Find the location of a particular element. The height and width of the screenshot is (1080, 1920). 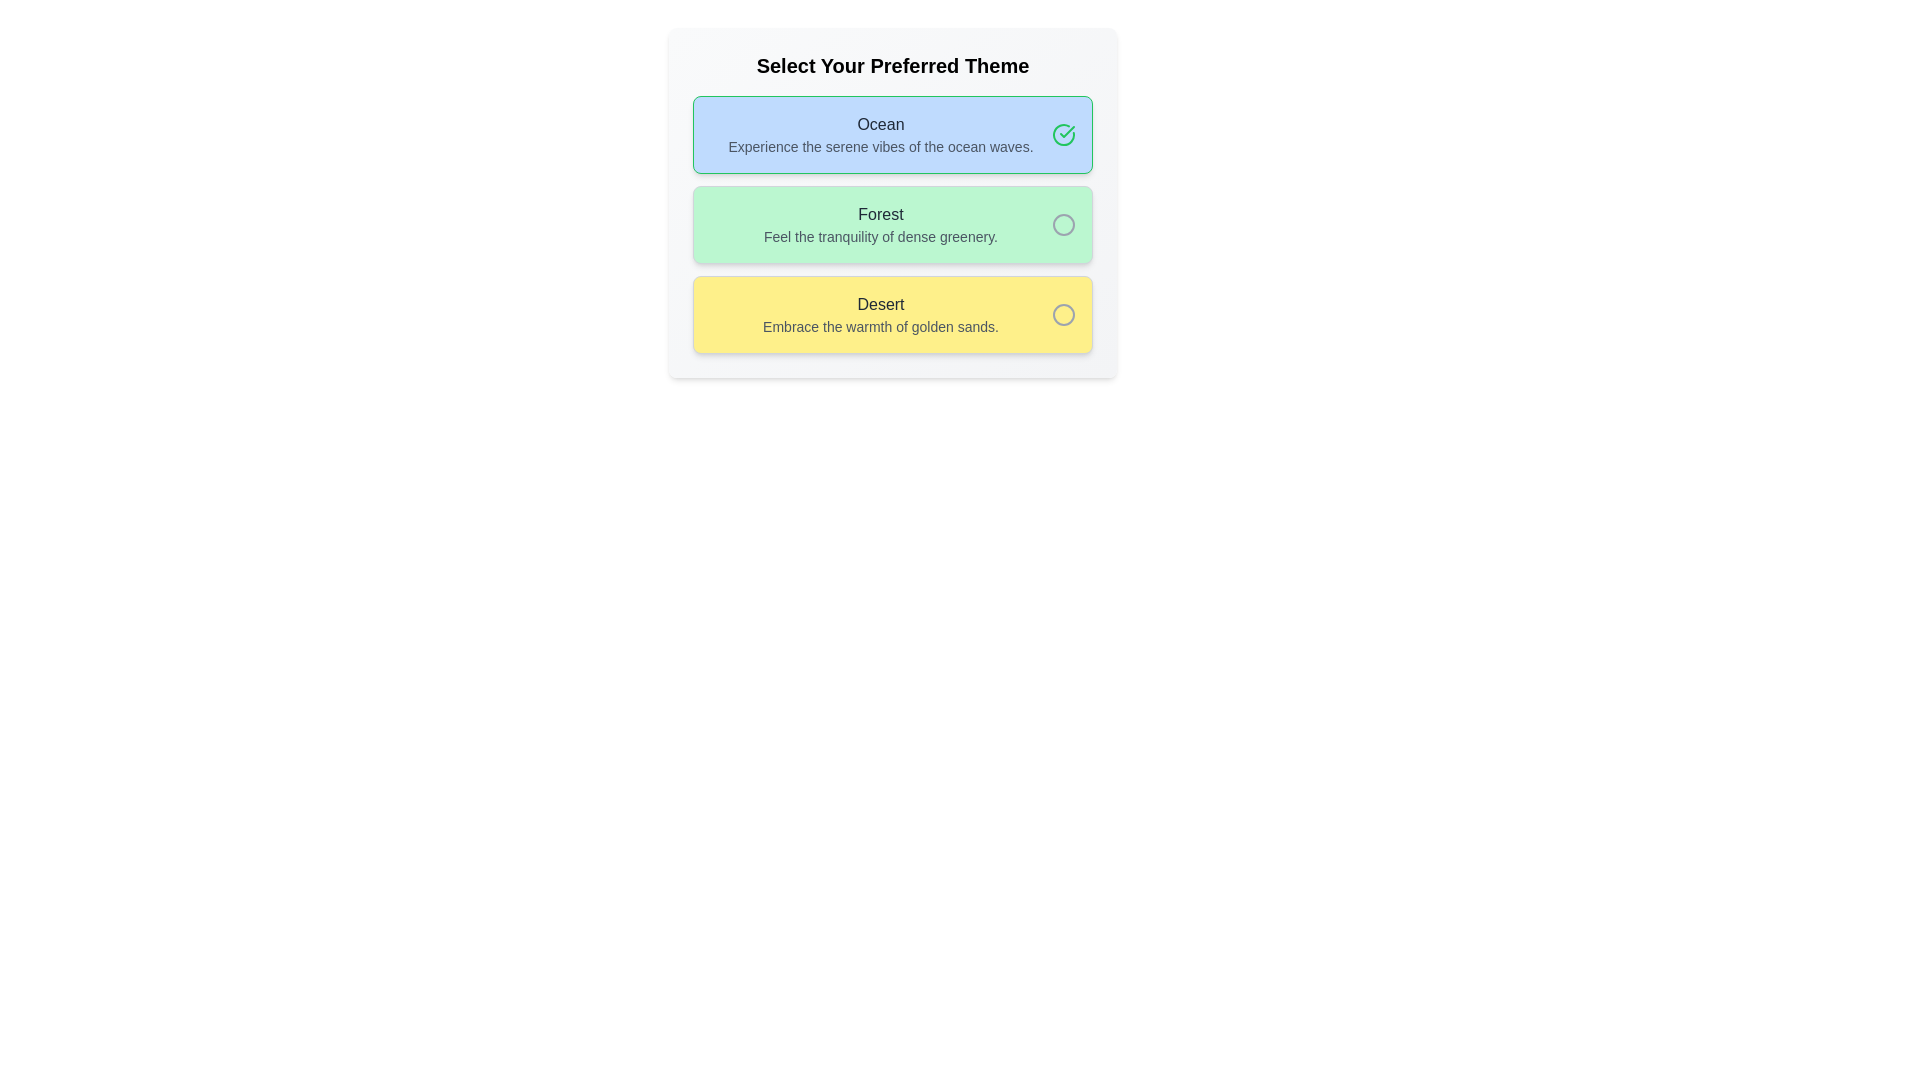

the custom styled checkbox indicating the selection of the 'Ocean' theme is located at coordinates (1063, 135).